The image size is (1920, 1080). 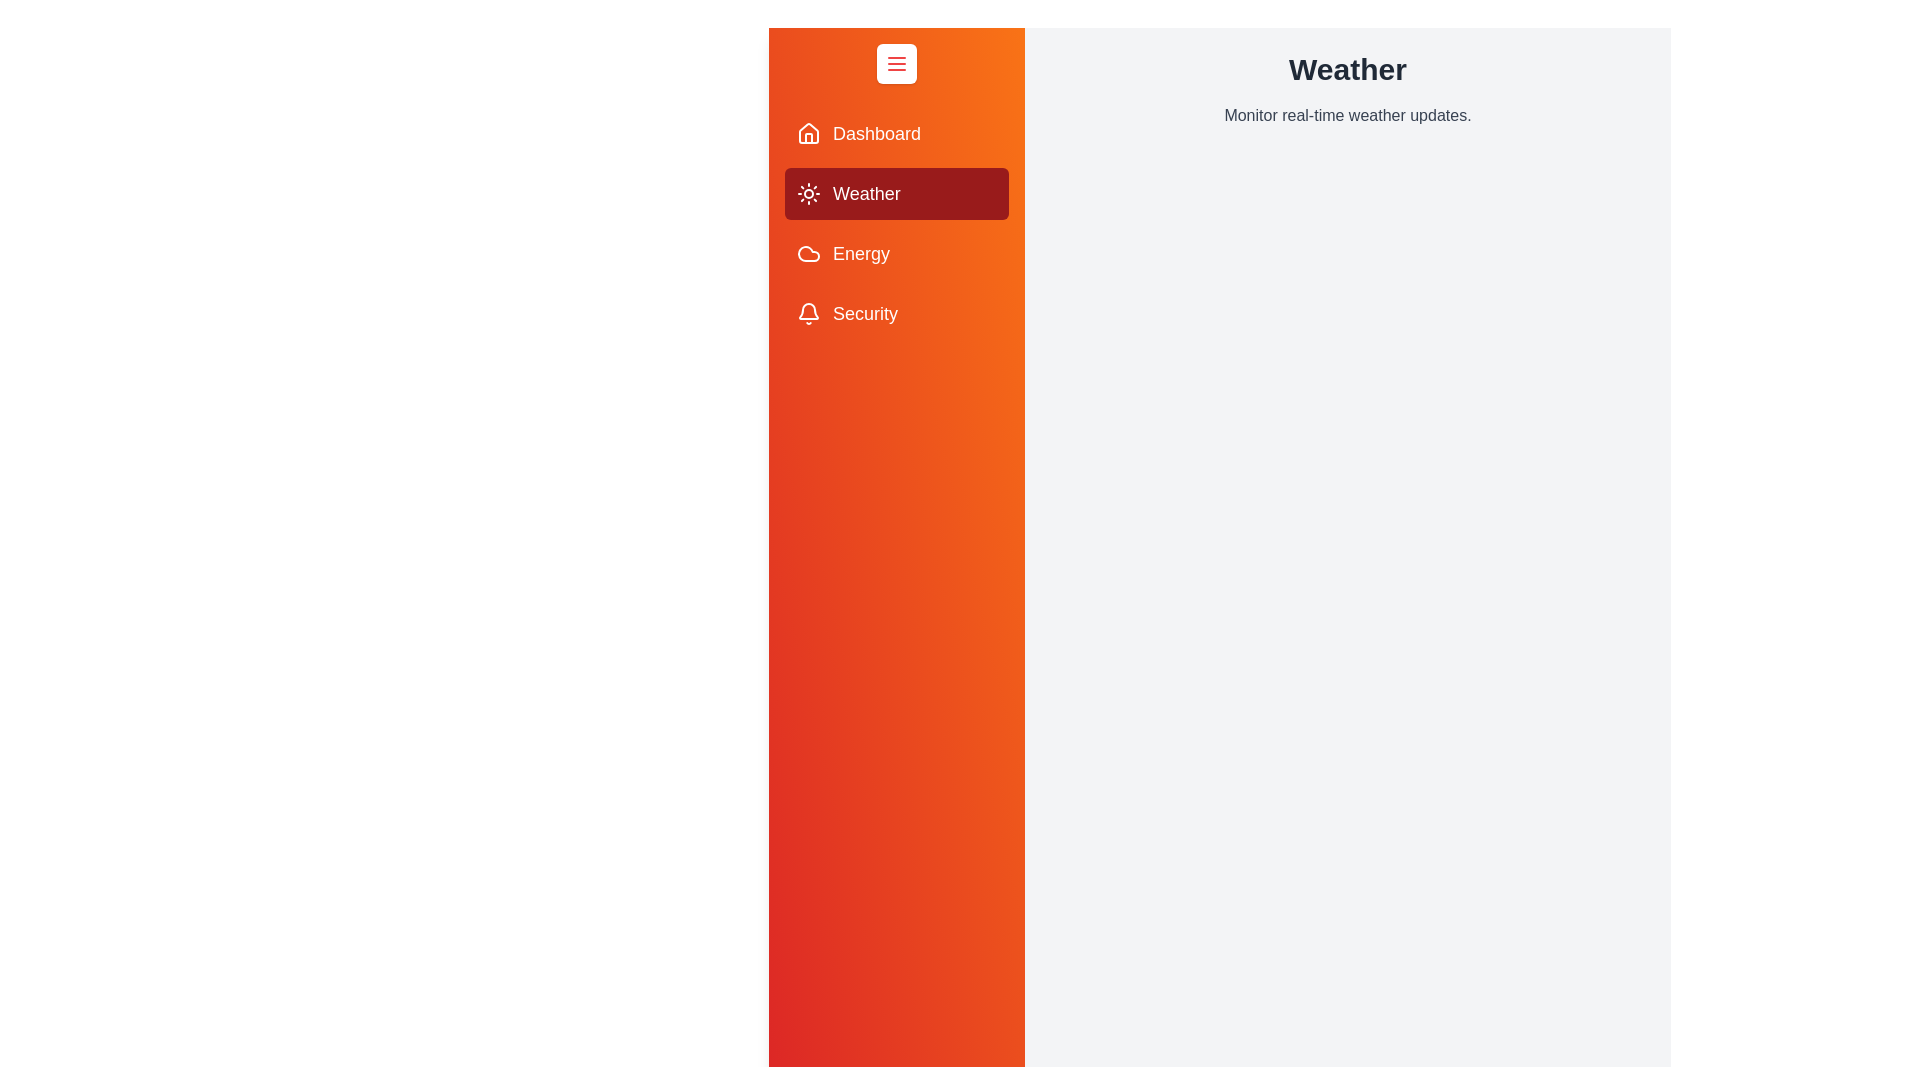 What do you see at coordinates (896, 134) in the screenshot?
I see `the Dashboard section from the drawer menu` at bounding box center [896, 134].